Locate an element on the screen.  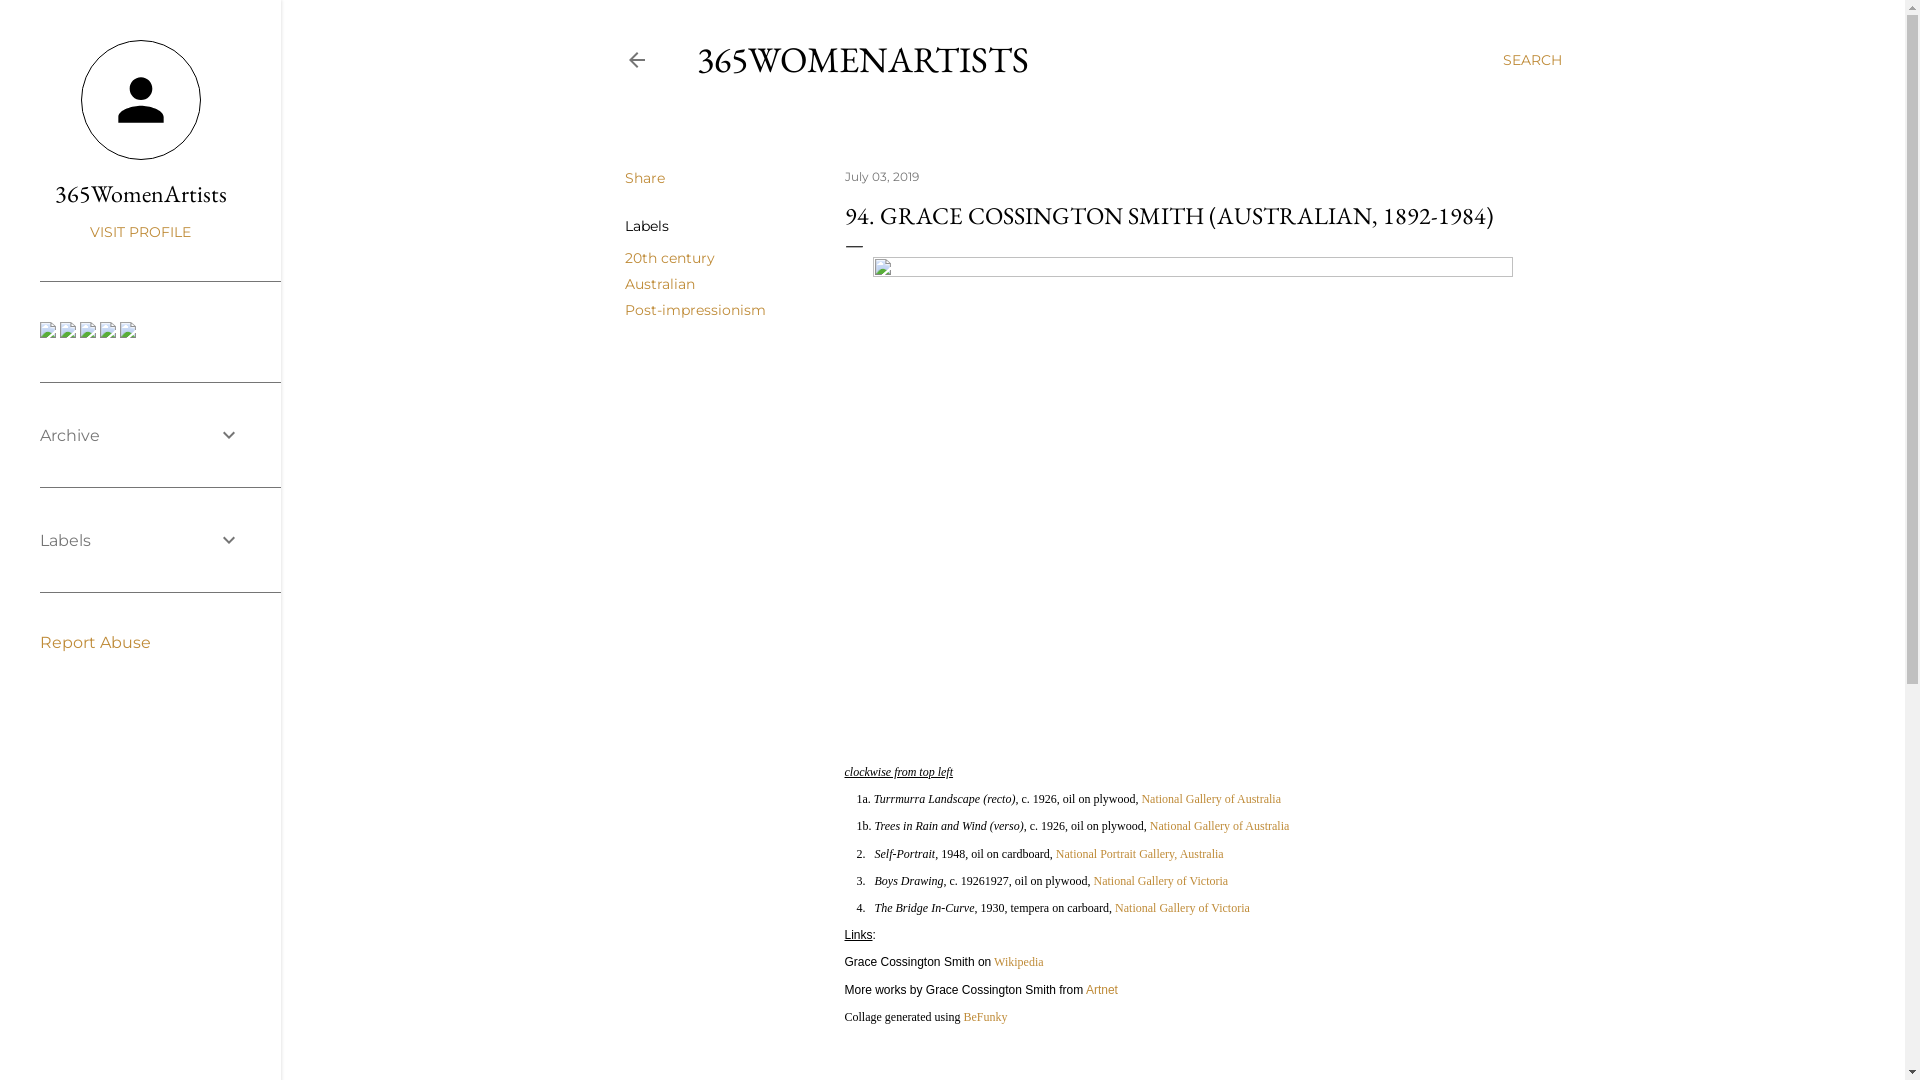
'National Gallery of Australia' is located at coordinates (1150, 825).